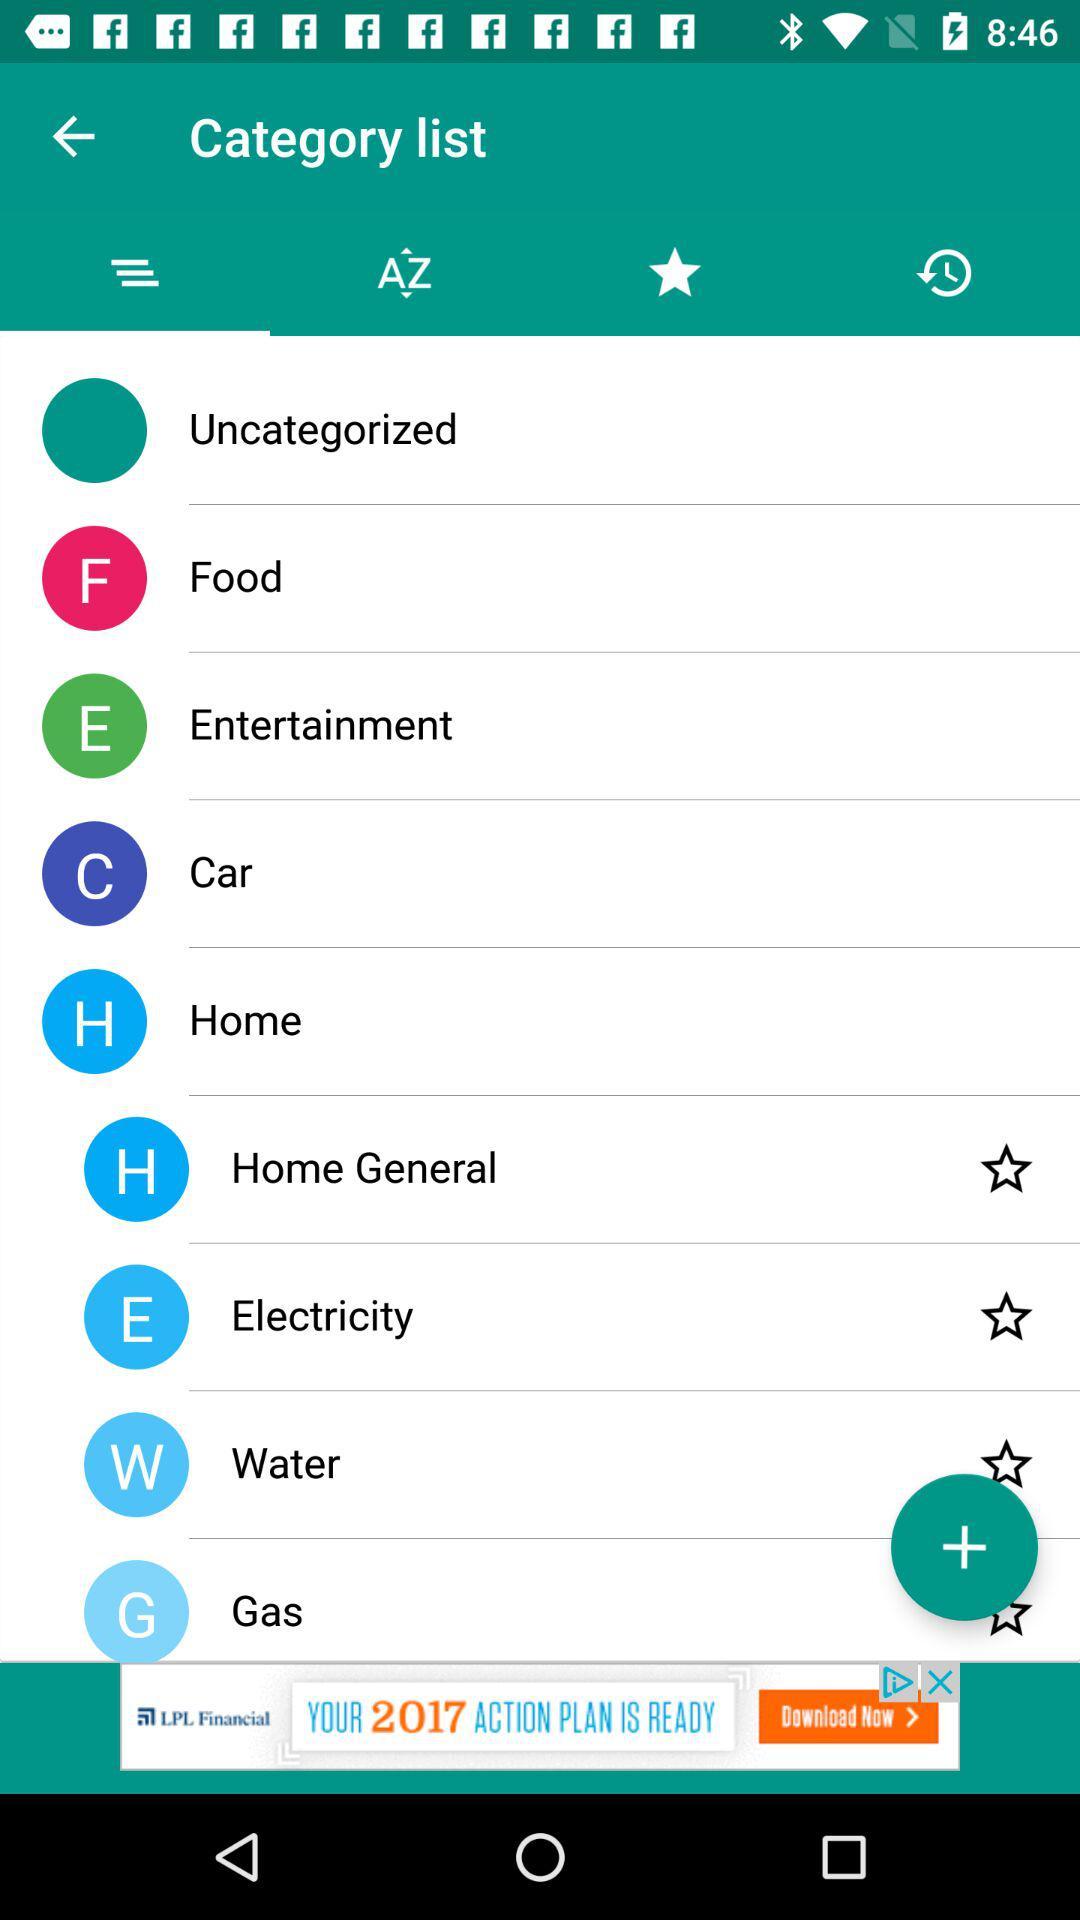 Image resolution: width=1080 pixels, height=1920 pixels. I want to click on ipl add, so click(540, 1727).